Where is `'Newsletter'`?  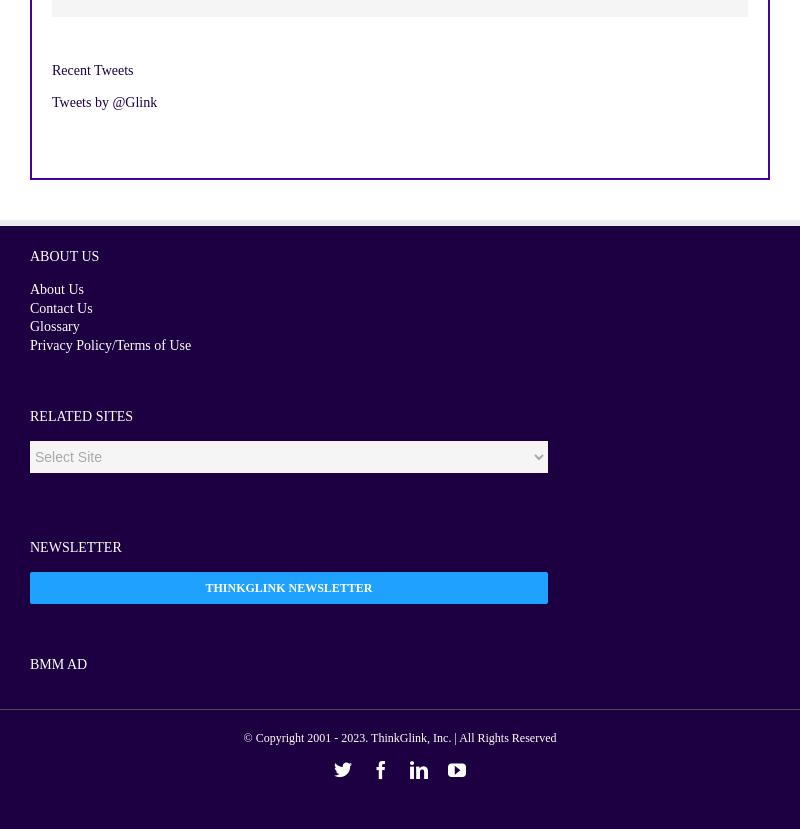
'Newsletter' is located at coordinates (75, 547).